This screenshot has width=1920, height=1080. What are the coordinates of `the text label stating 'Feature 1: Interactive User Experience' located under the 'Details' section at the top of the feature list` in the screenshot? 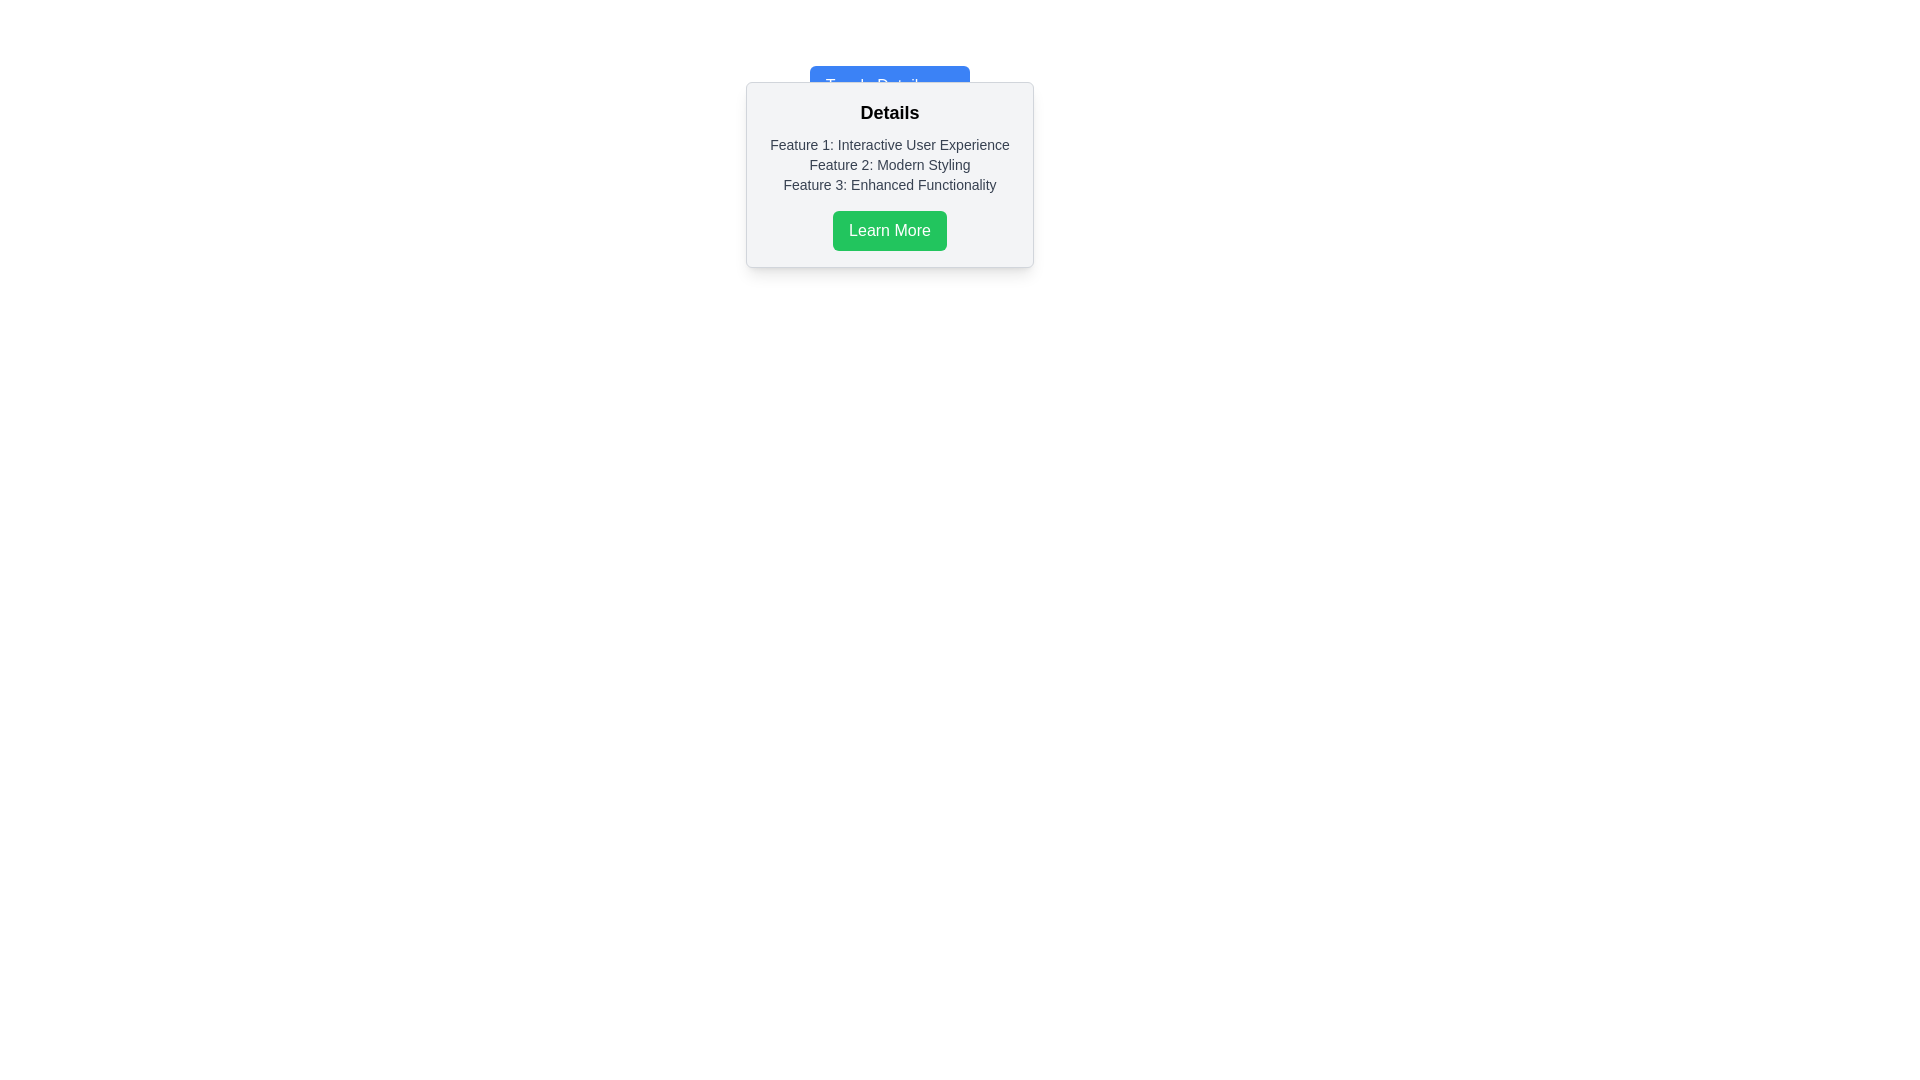 It's located at (888, 144).